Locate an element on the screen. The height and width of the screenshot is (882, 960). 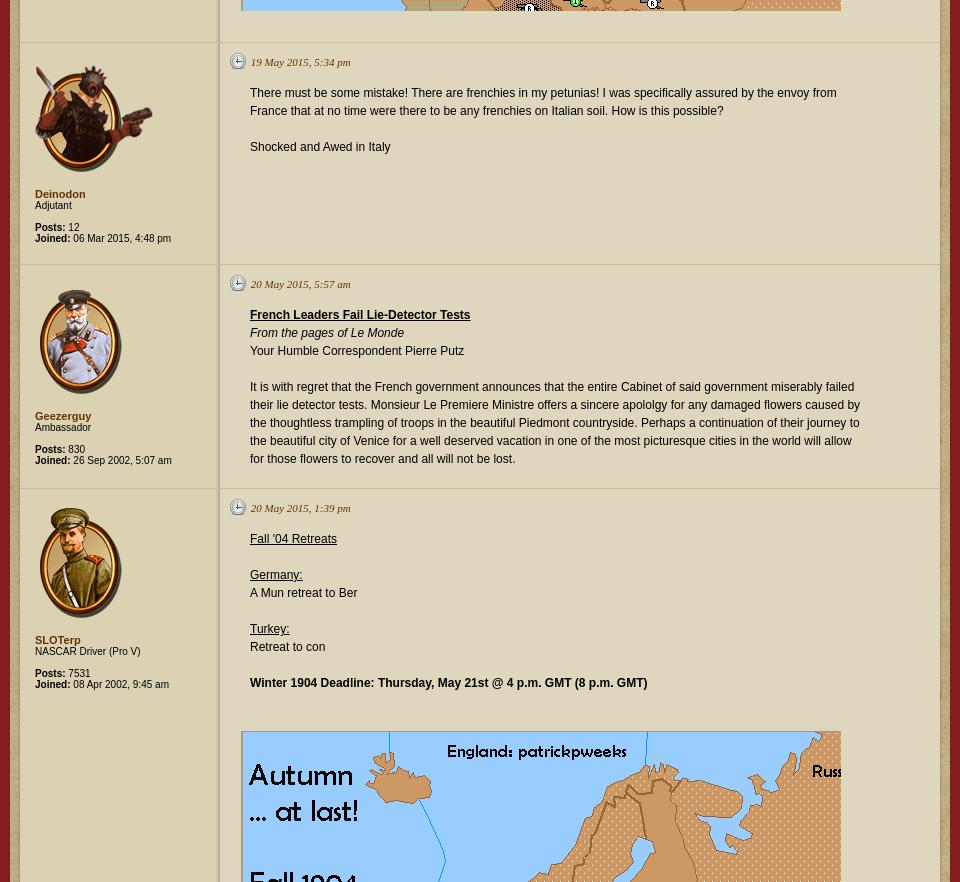
'Fall '04 Retreats' is located at coordinates (292, 537).